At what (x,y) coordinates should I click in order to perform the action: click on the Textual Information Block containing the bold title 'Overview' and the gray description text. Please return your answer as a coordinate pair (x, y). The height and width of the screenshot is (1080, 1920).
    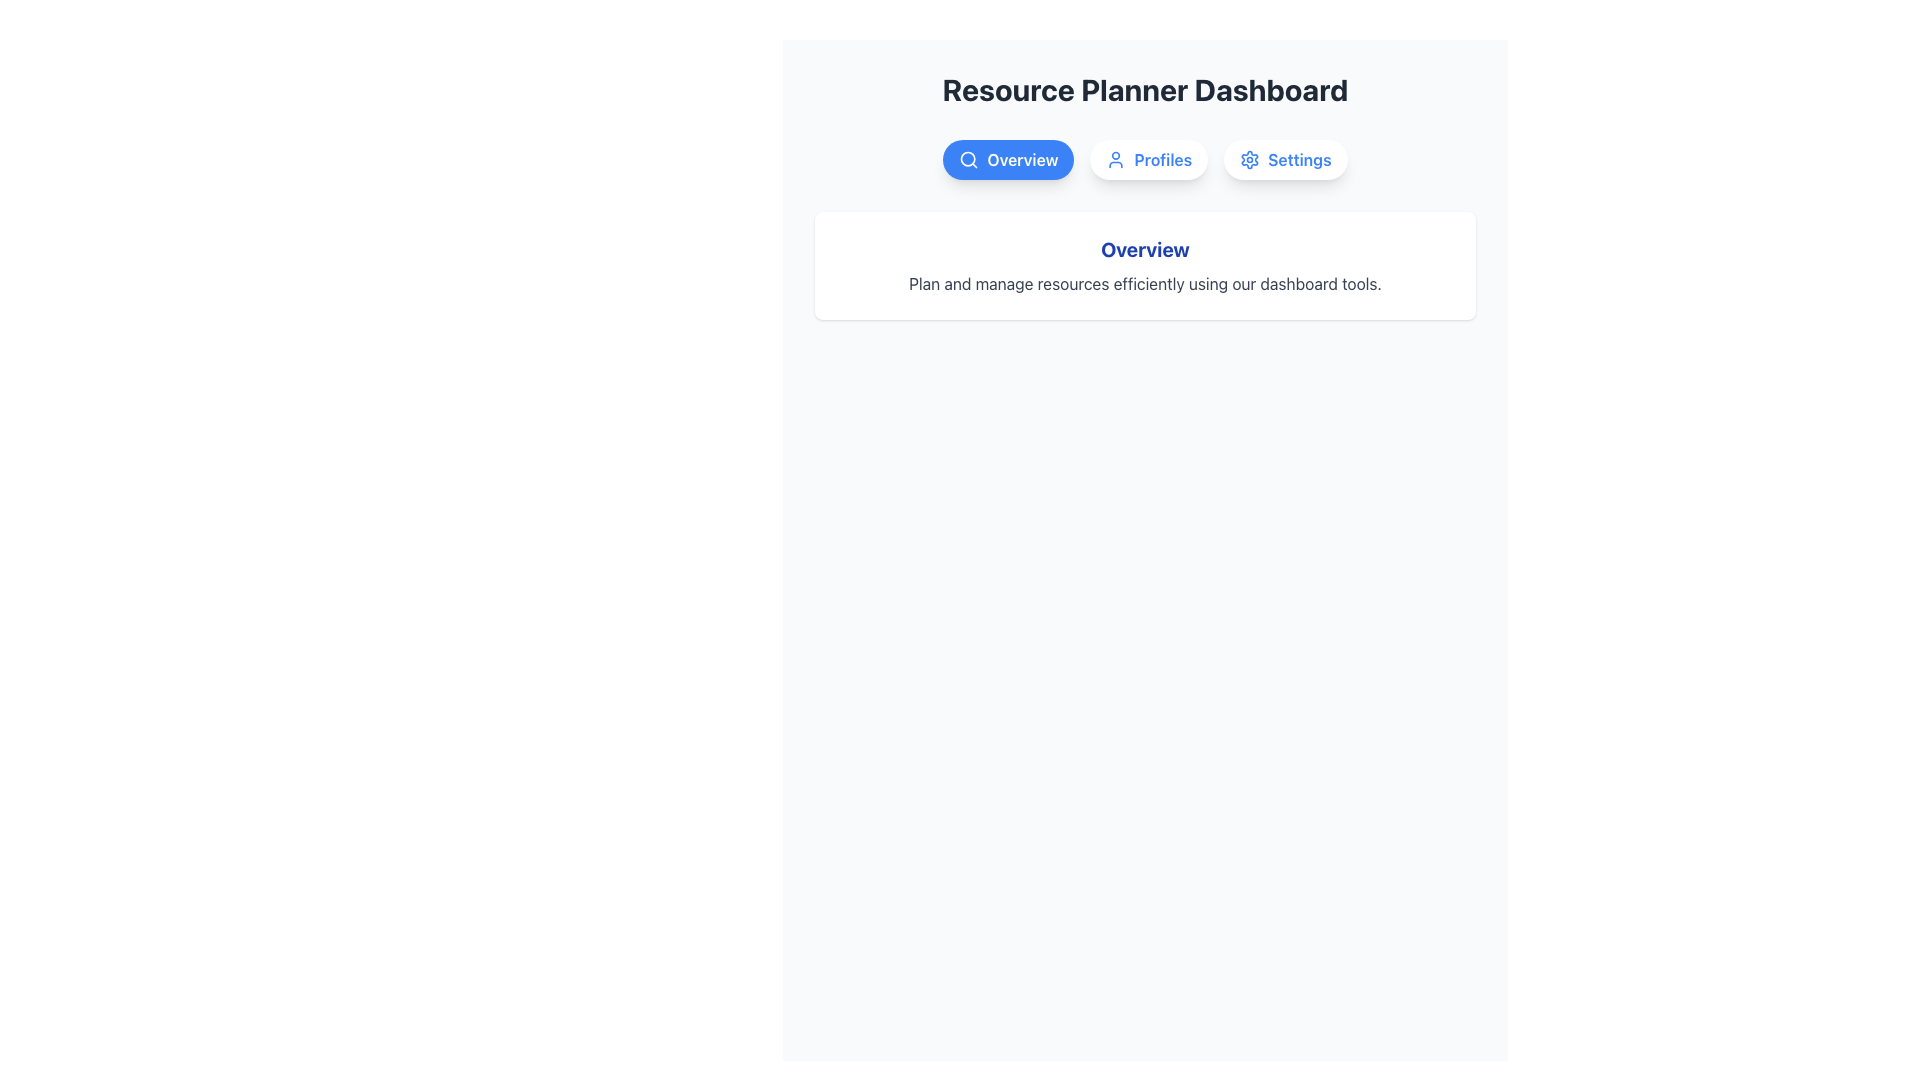
    Looking at the image, I should click on (1145, 265).